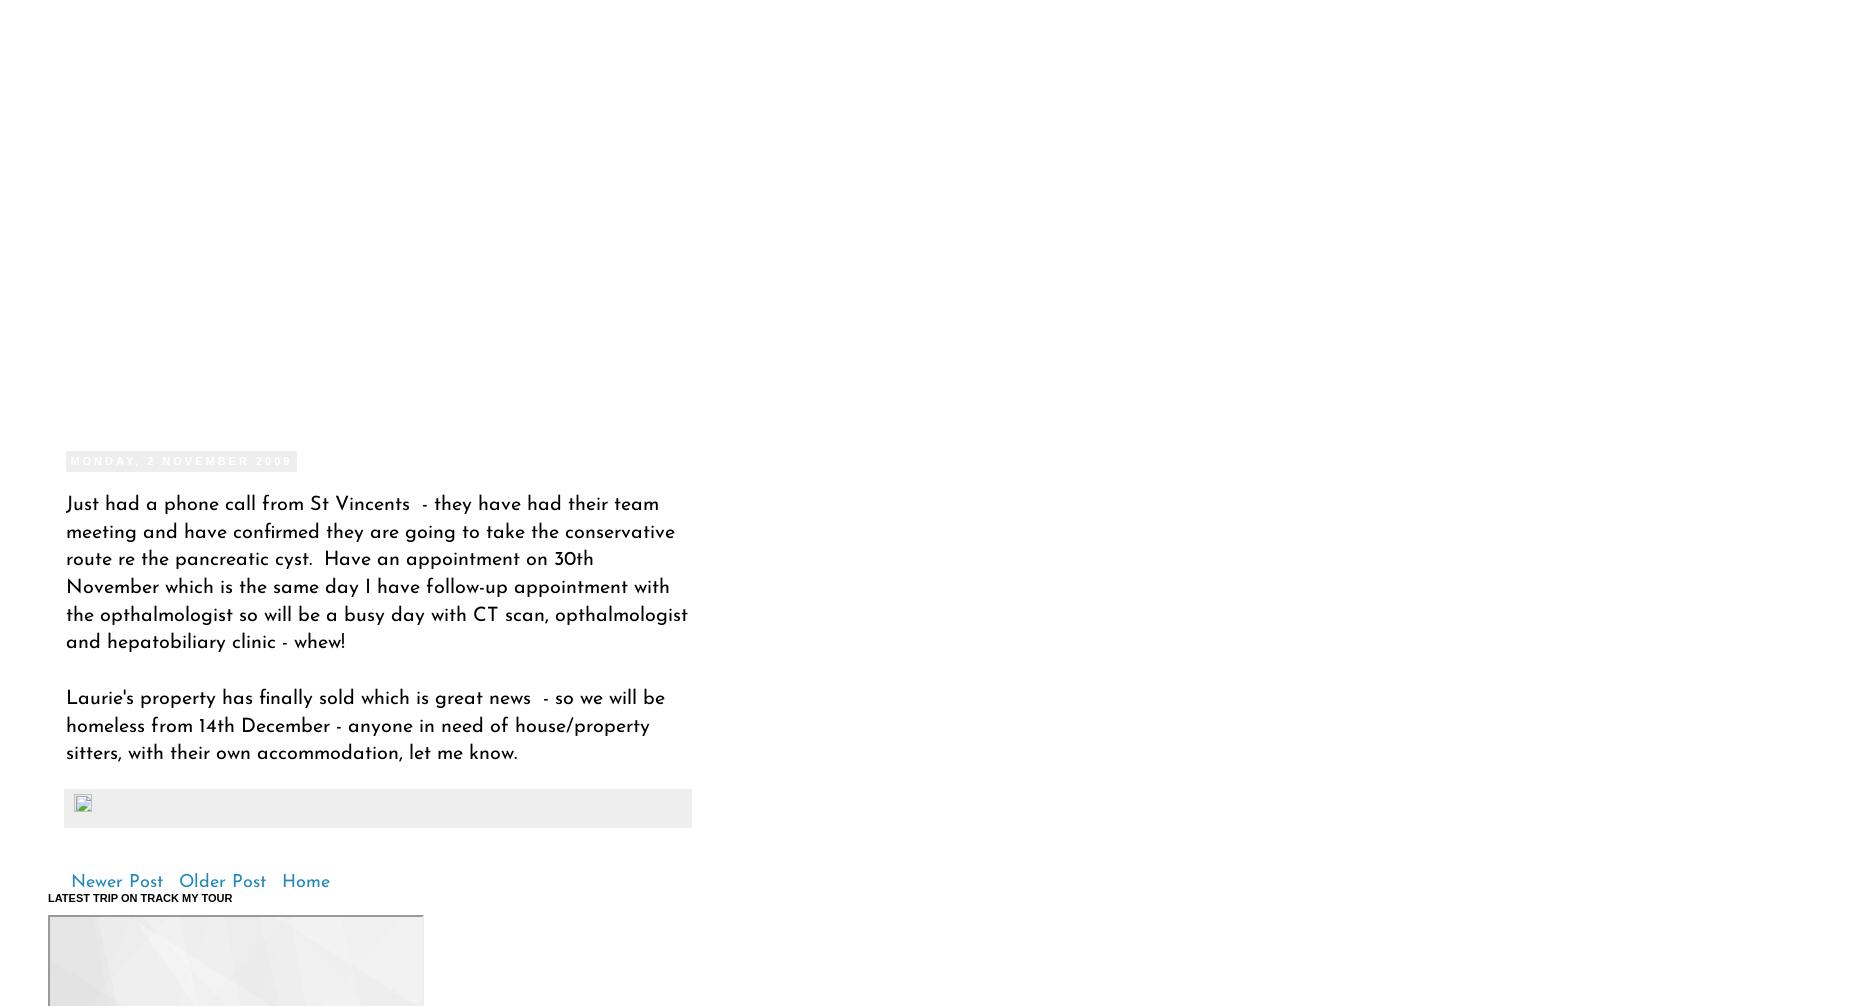 The height and width of the screenshot is (1006, 1858). What do you see at coordinates (75, 258) in the screenshot?
I see `'Travel Blog'` at bounding box center [75, 258].